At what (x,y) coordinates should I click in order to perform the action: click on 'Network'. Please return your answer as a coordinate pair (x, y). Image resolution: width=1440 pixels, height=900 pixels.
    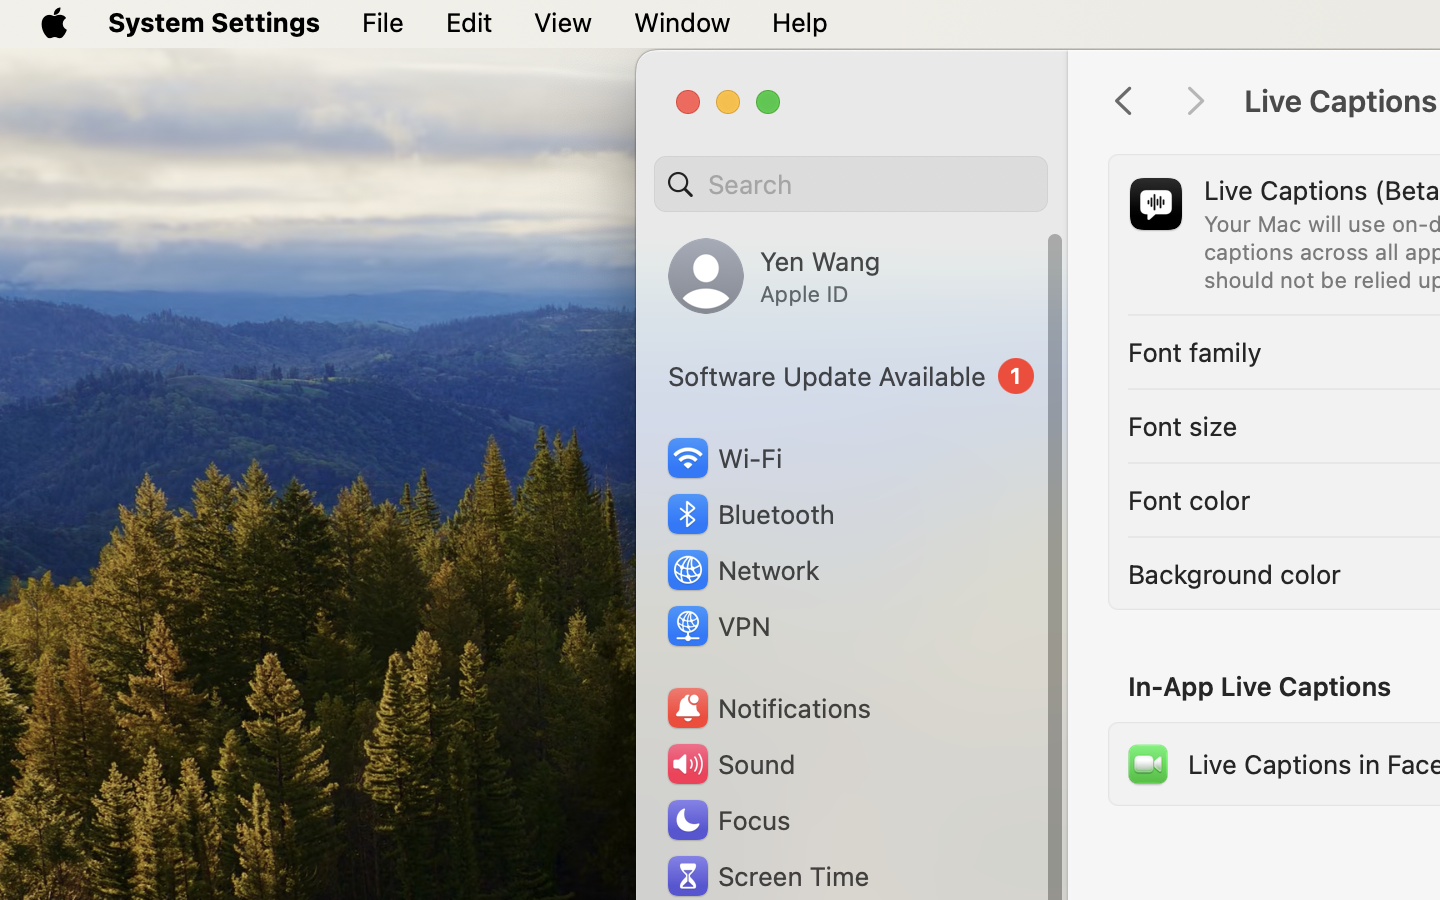
    Looking at the image, I should click on (741, 569).